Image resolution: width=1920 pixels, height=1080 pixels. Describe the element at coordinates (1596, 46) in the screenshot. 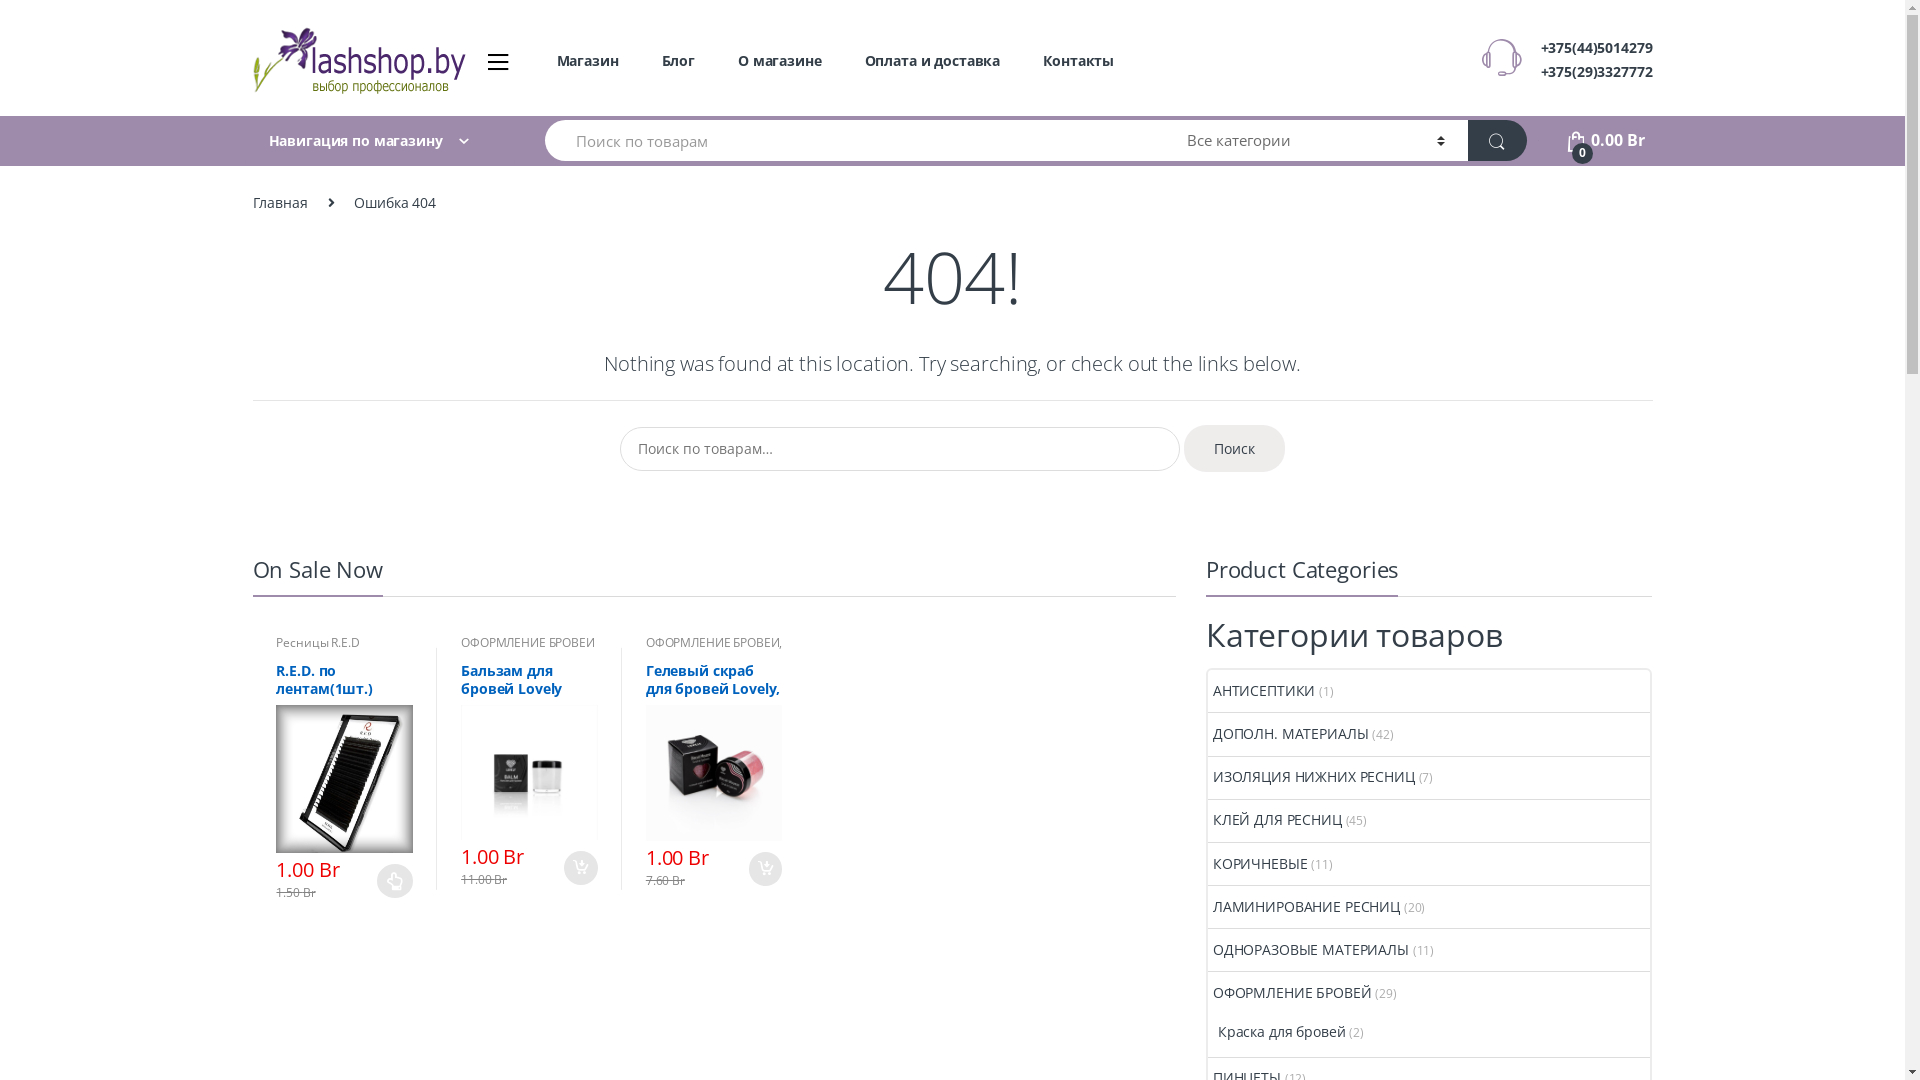

I see `'+375(44)5014279'` at that location.